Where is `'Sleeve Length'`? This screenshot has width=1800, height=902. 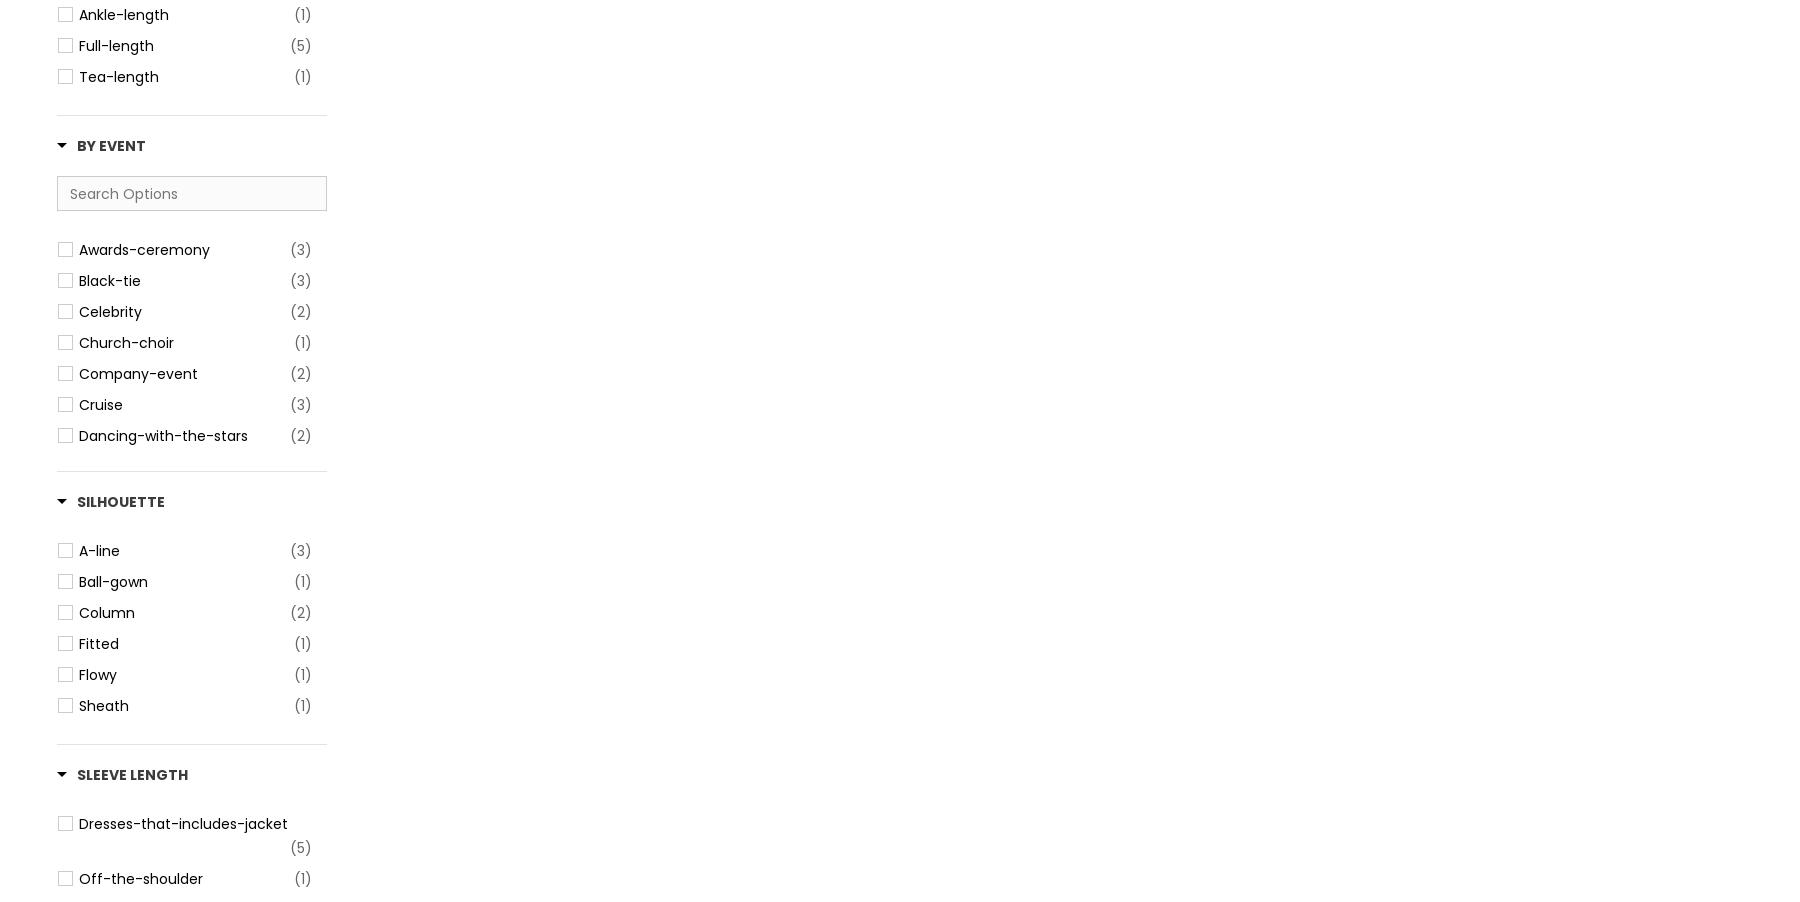
'Sleeve Length' is located at coordinates (132, 773).